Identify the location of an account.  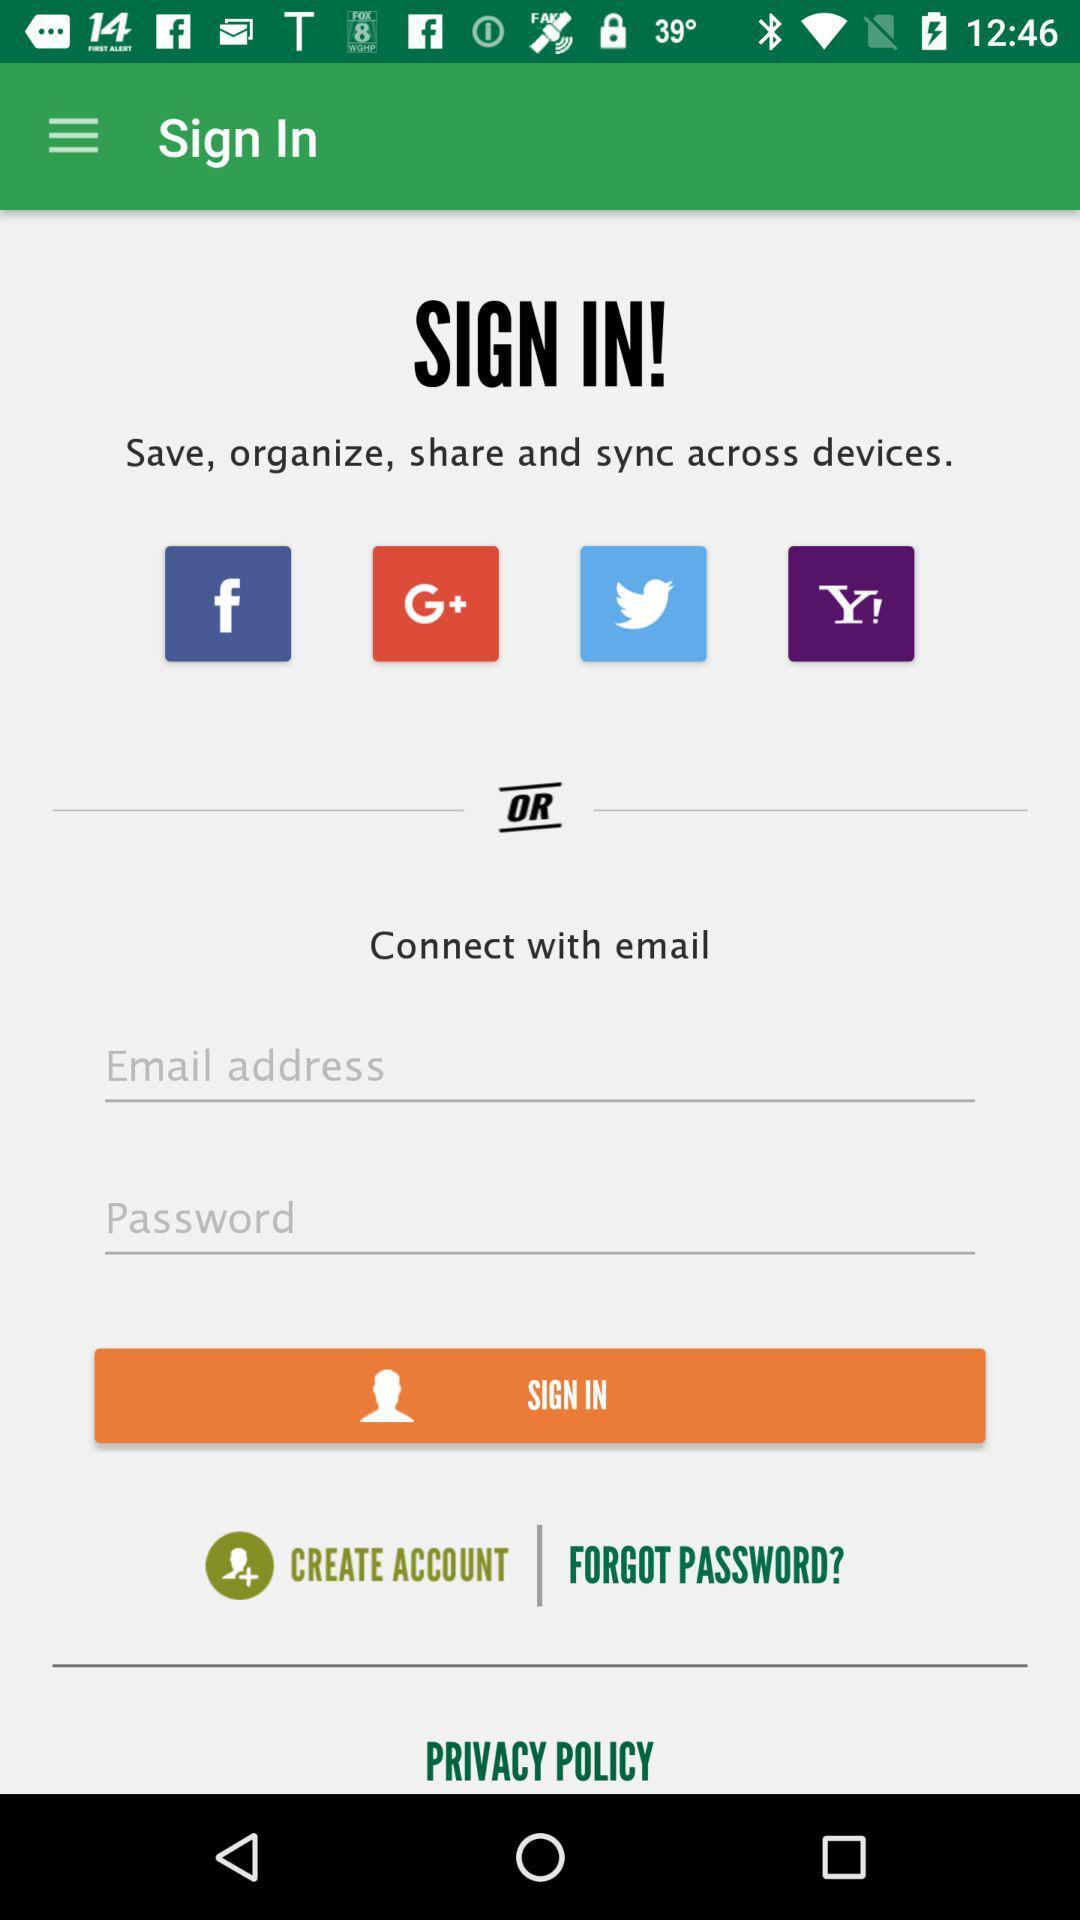
(356, 1564).